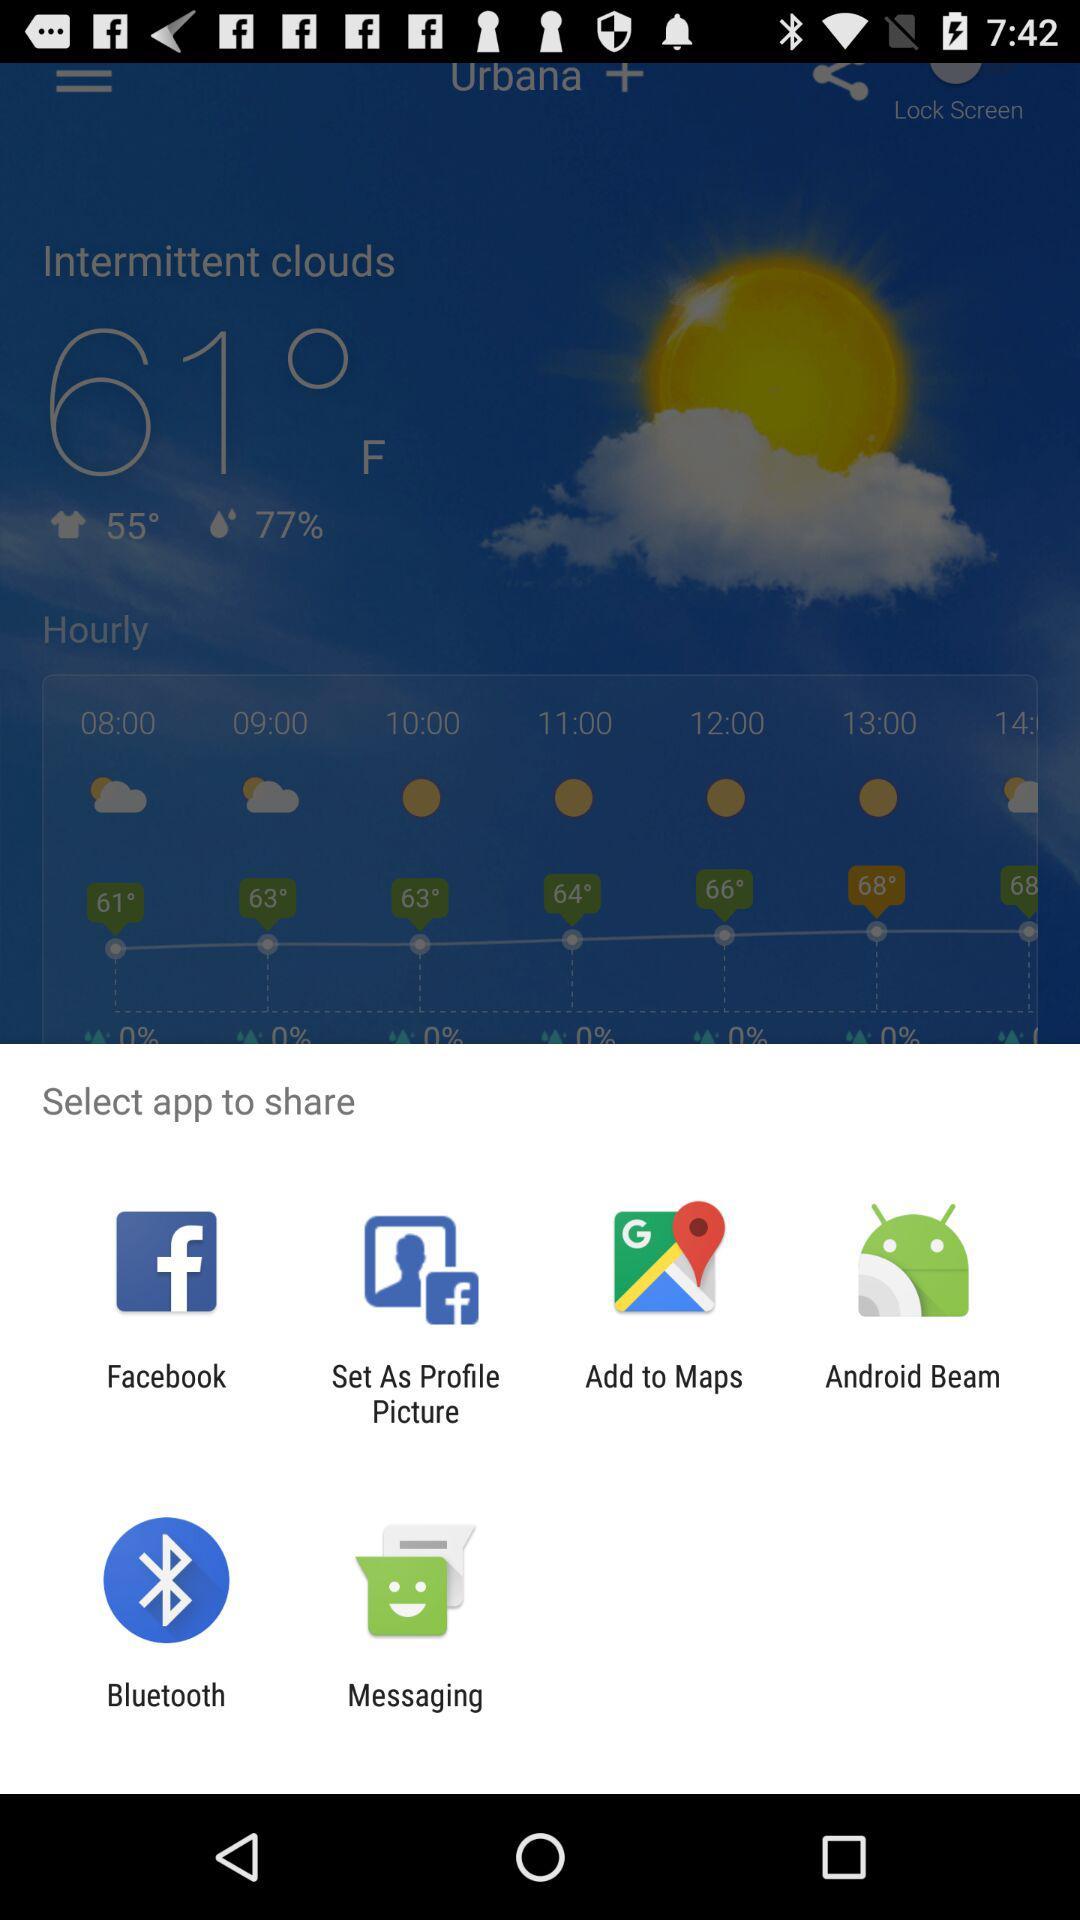 The height and width of the screenshot is (1920, 1080). Describe the element at coordinates (414, 1392) in the screenshot. I see `the icon next to the add to maps item` at that location.